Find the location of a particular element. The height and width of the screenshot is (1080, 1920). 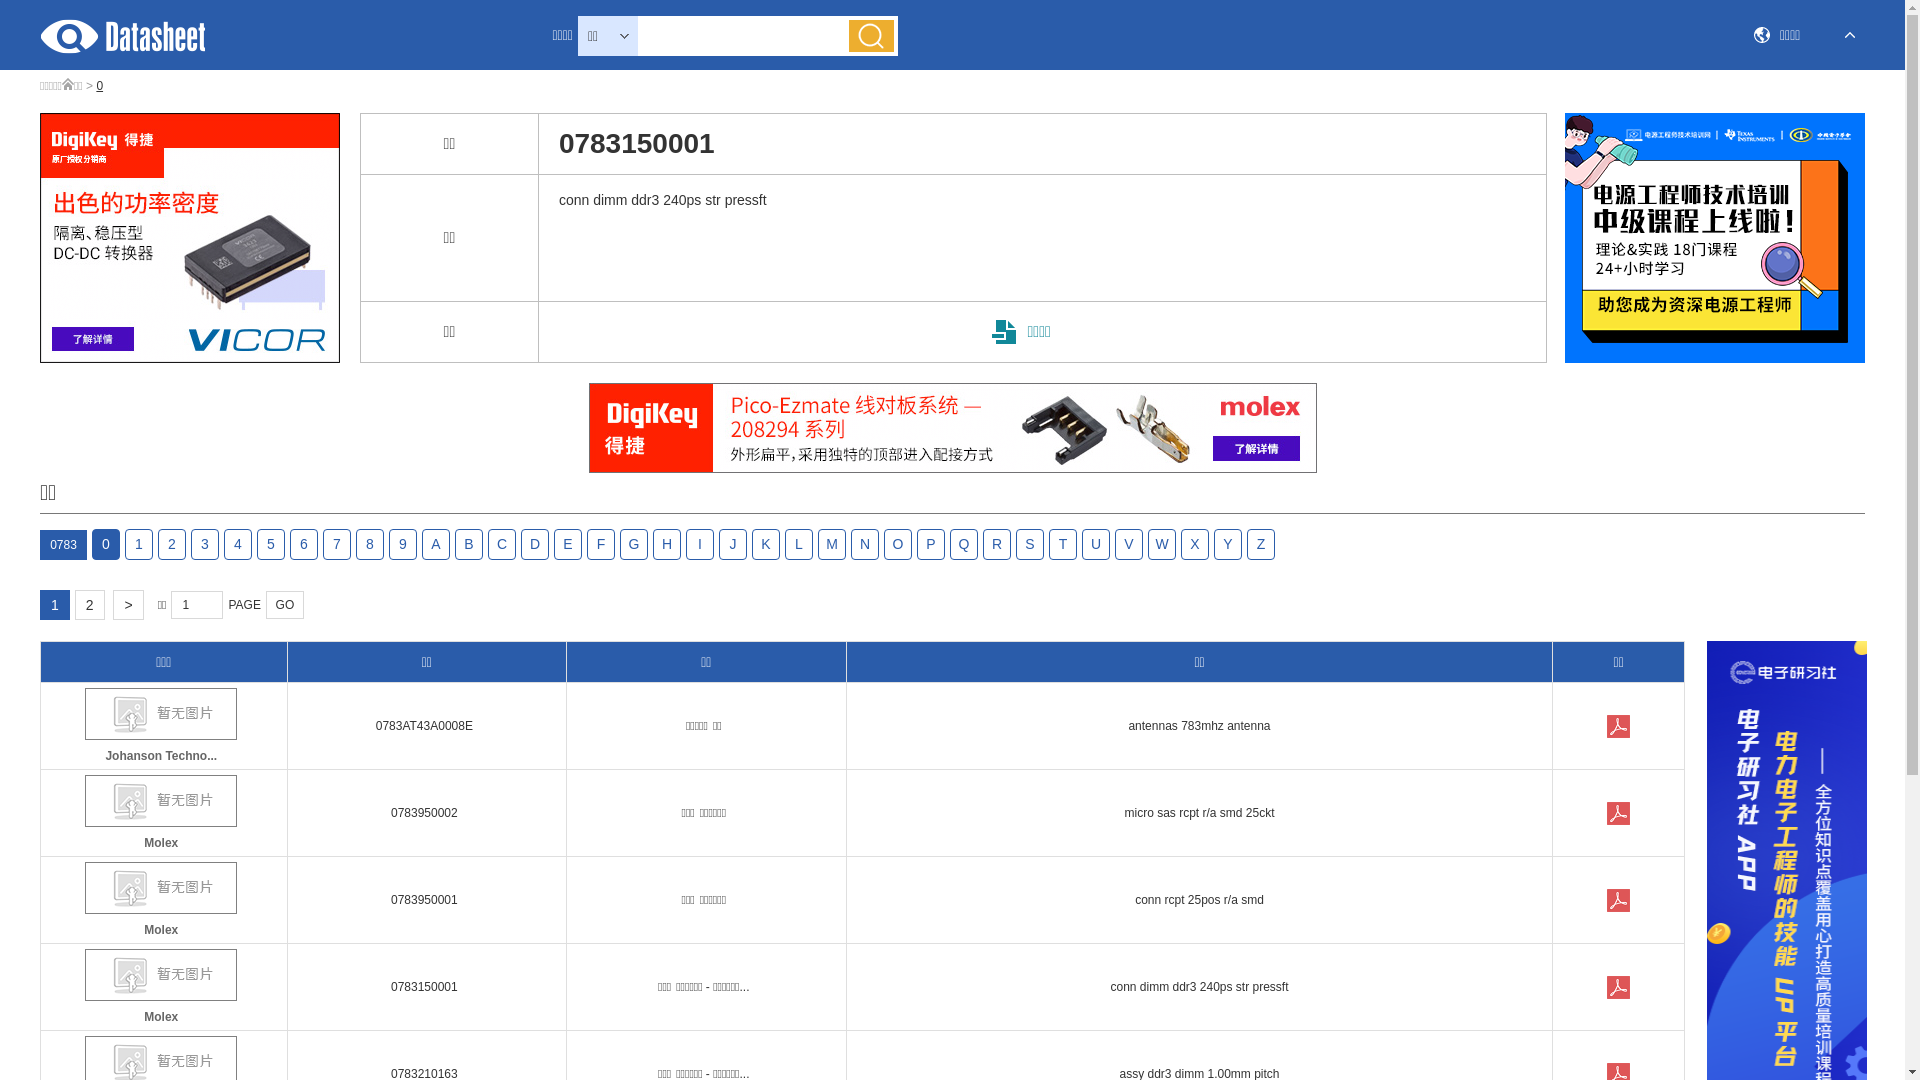

'Z' is located at coordinates (1260, 544).